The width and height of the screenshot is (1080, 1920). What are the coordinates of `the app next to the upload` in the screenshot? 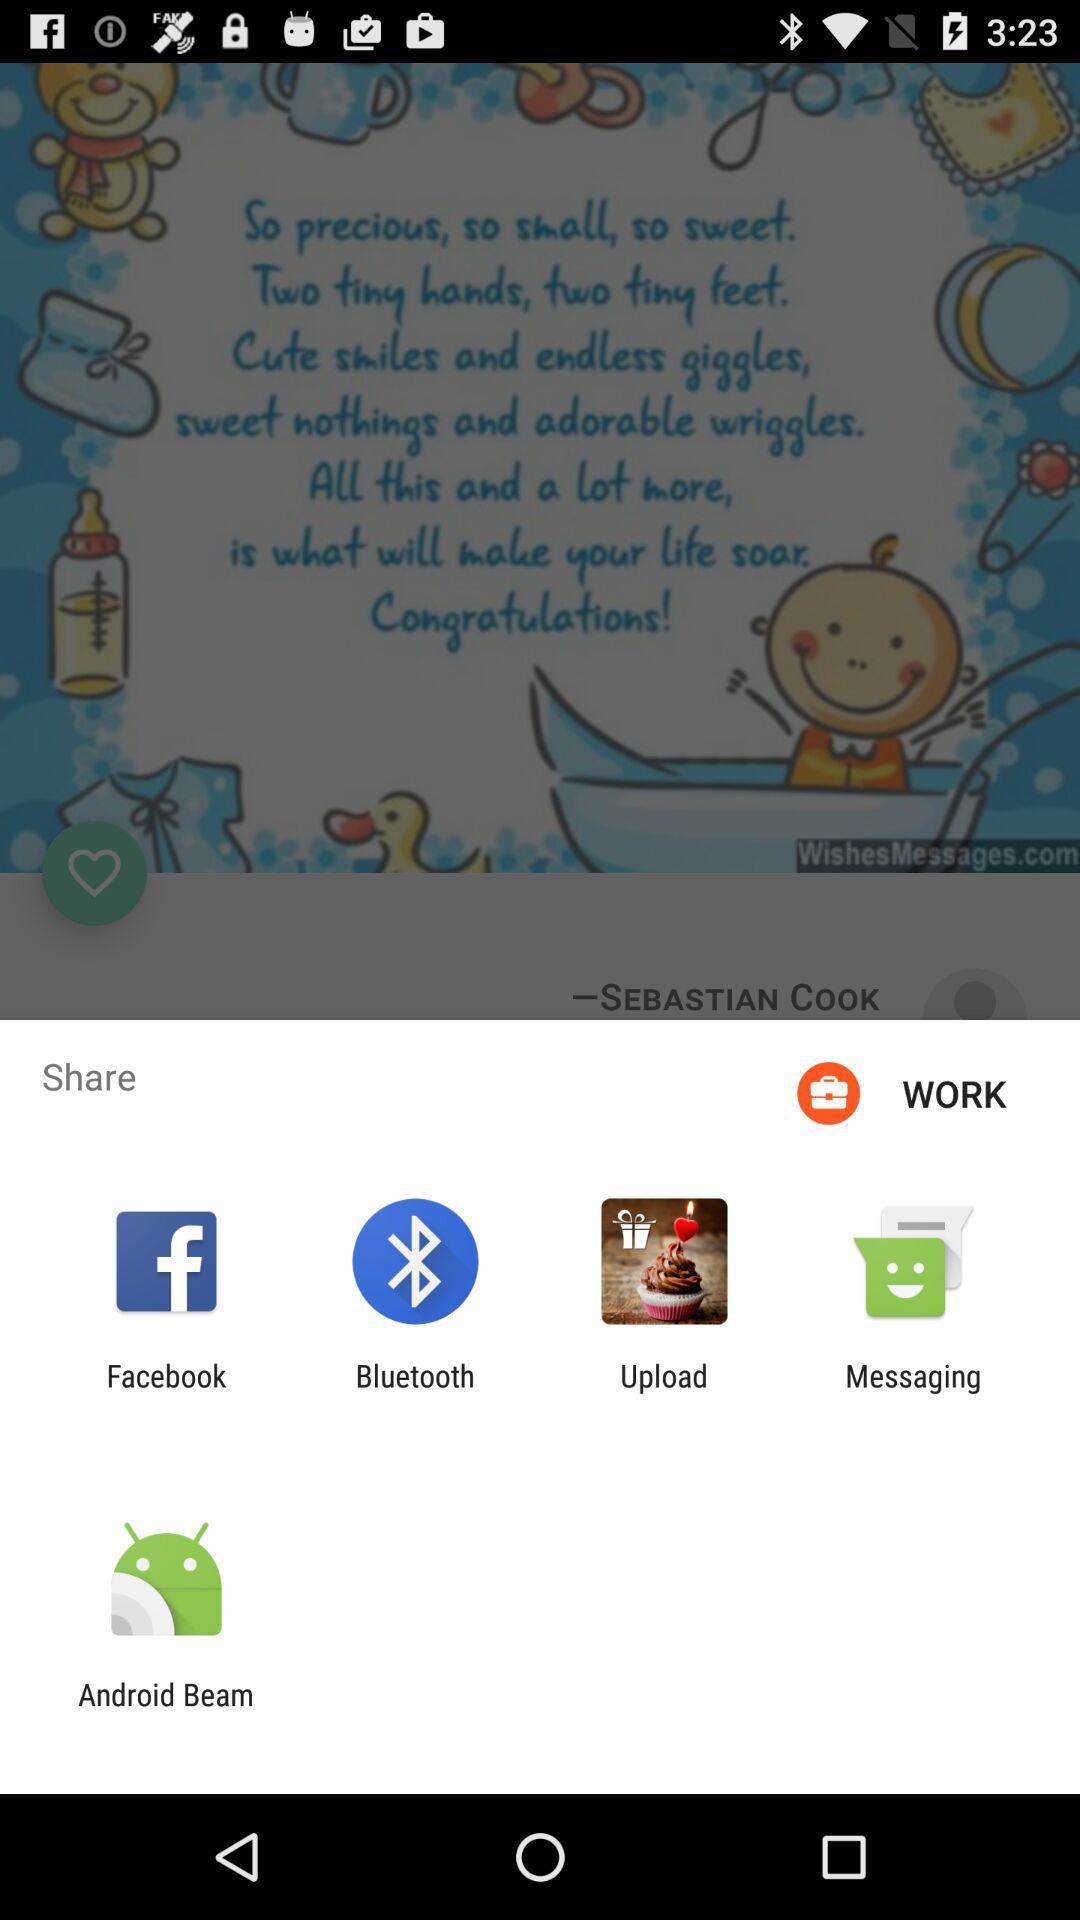 It's located at (913, 1392).